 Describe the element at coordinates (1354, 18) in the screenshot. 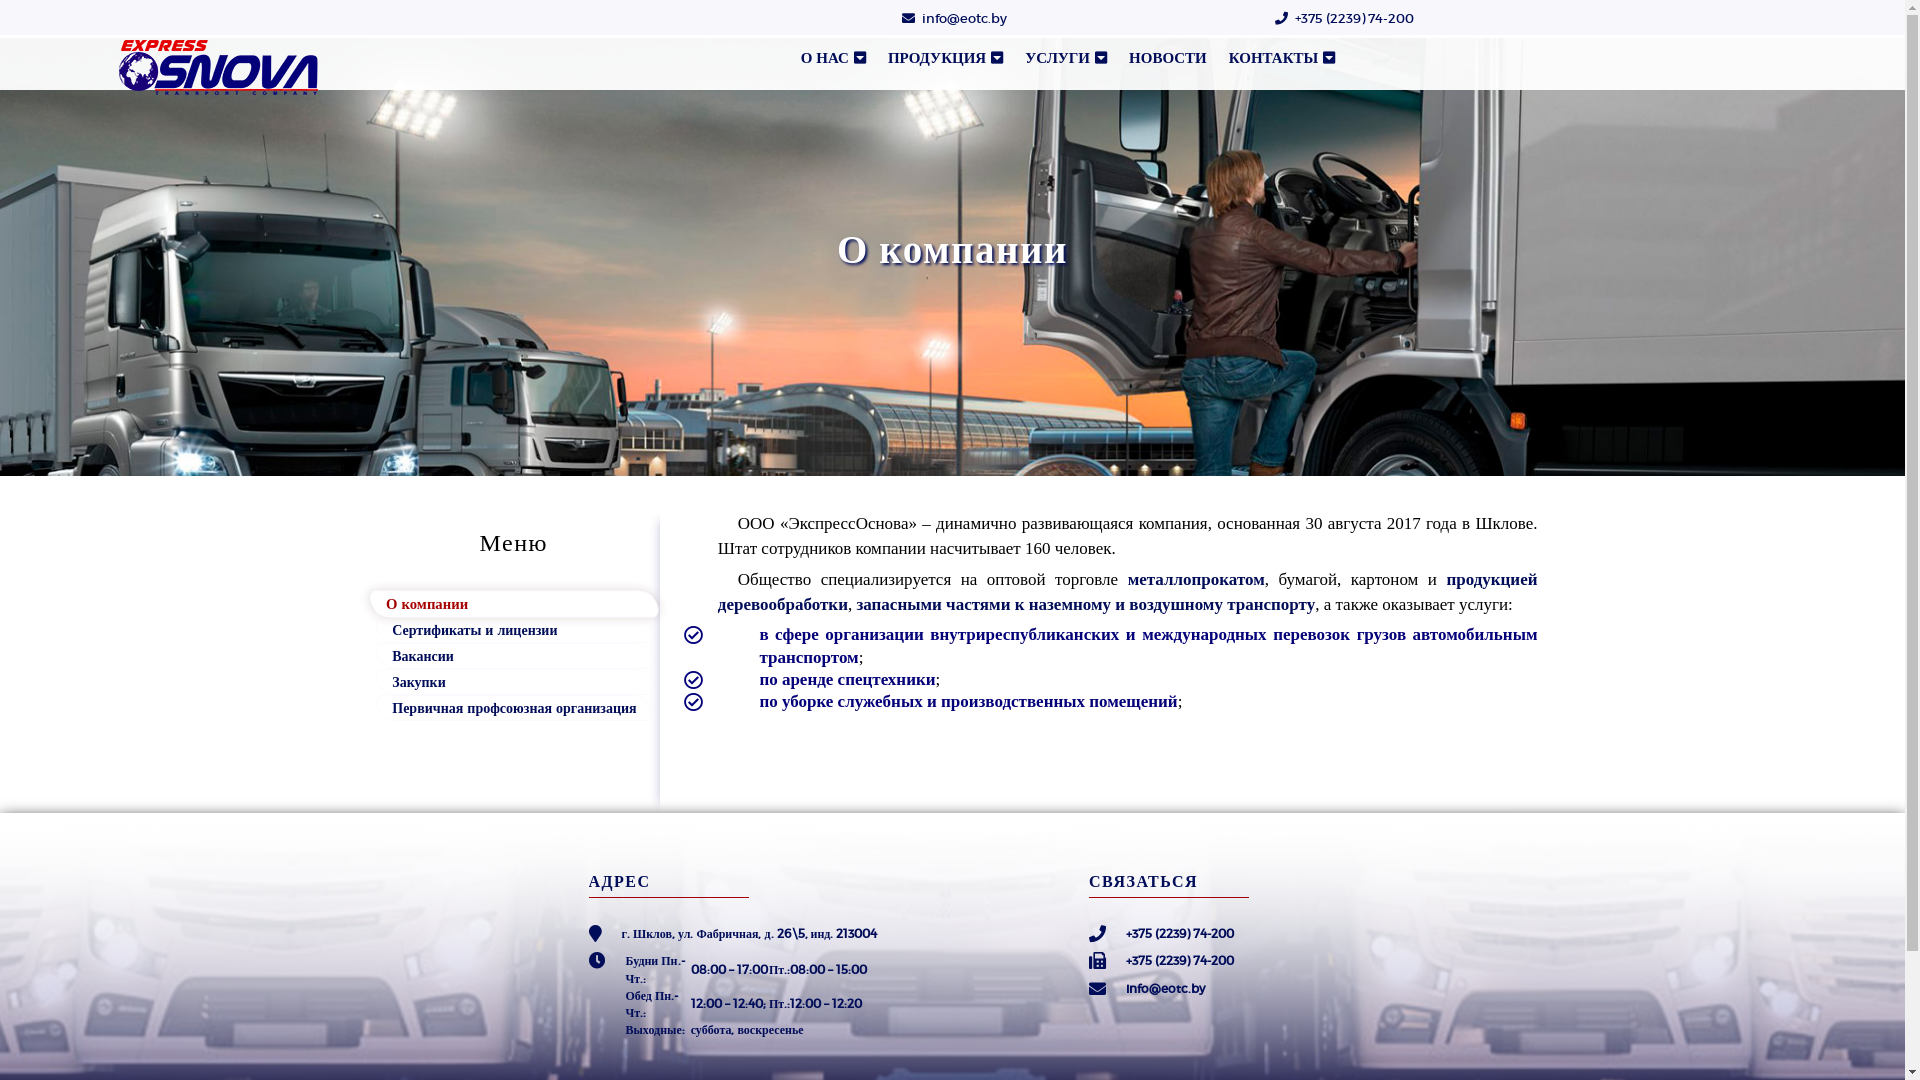

I see `'+375 (2239) 74-200'` at that location.